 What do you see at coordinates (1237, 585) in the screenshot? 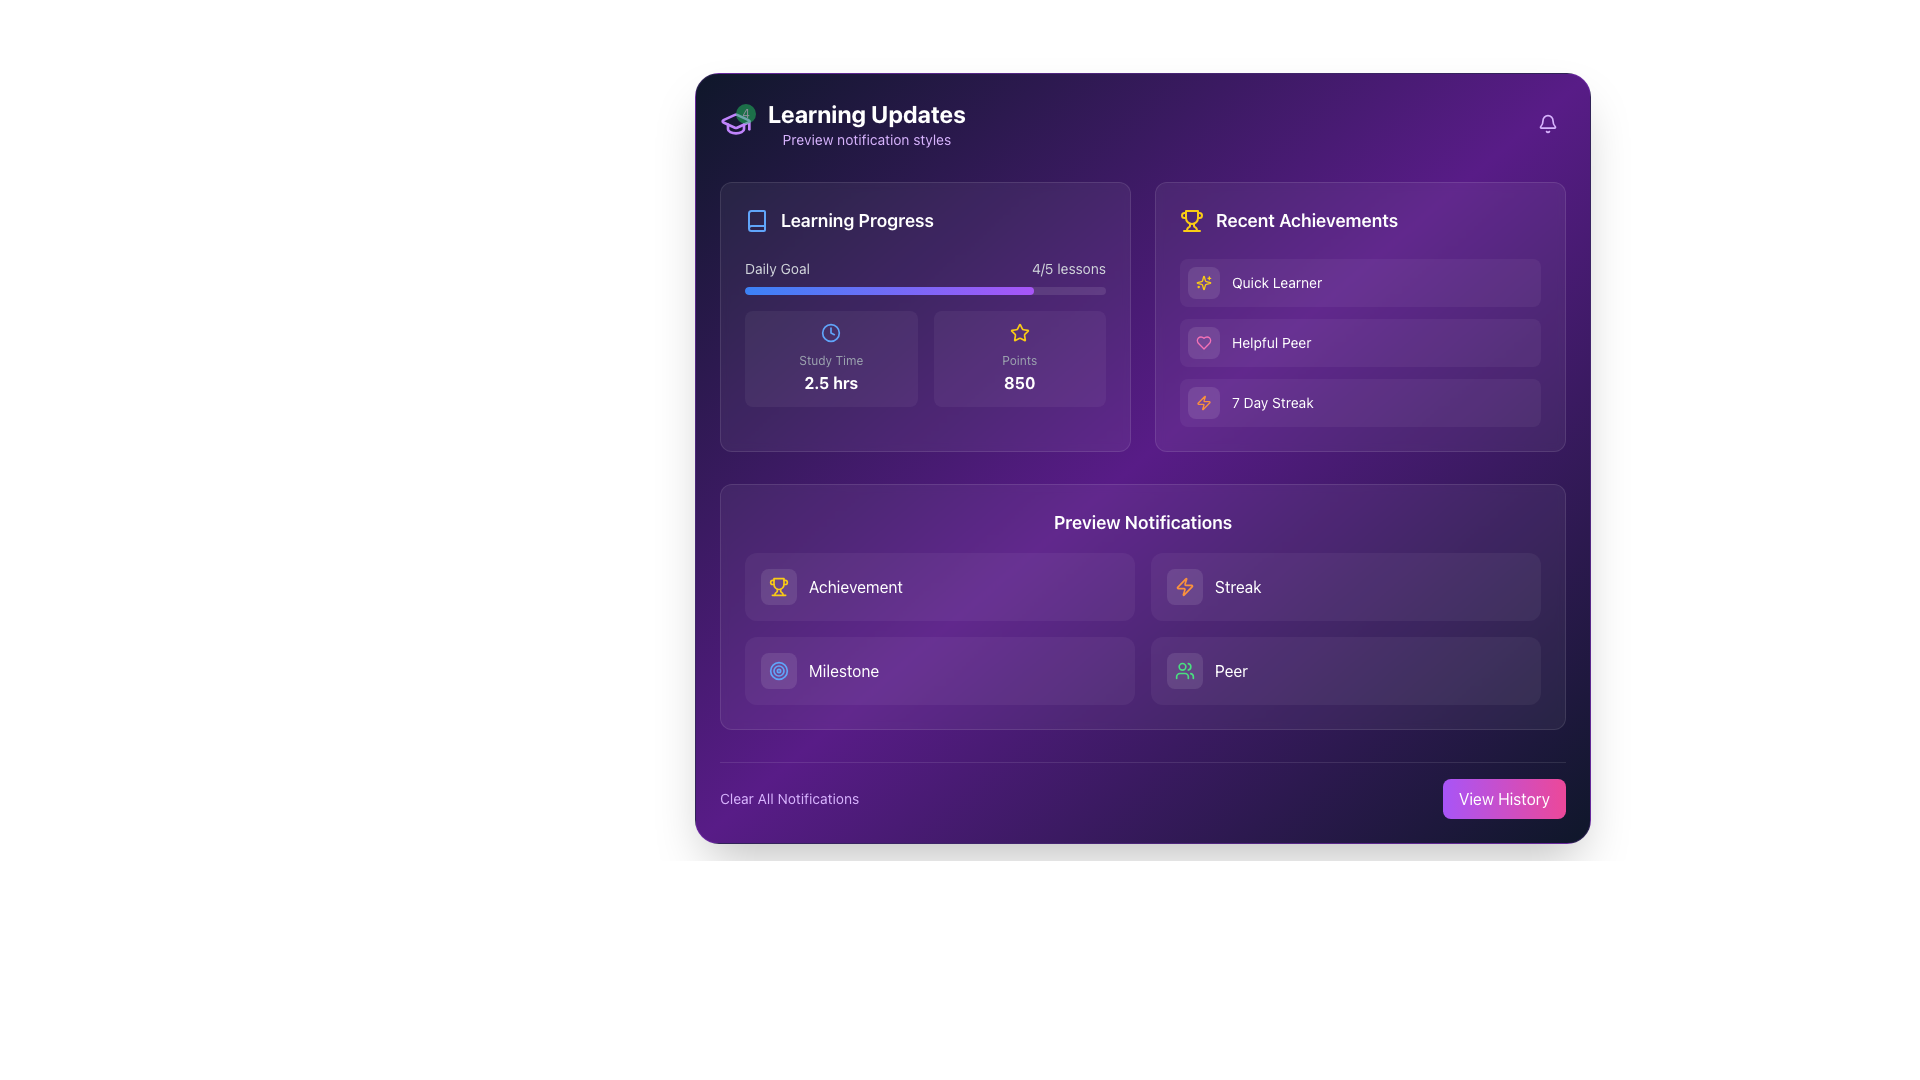
I see `the 'Streak' notification label located in the 'Preview Notifications' section of the interface, positioned in the second cell of the second row` at bounding box center [1237, 585].